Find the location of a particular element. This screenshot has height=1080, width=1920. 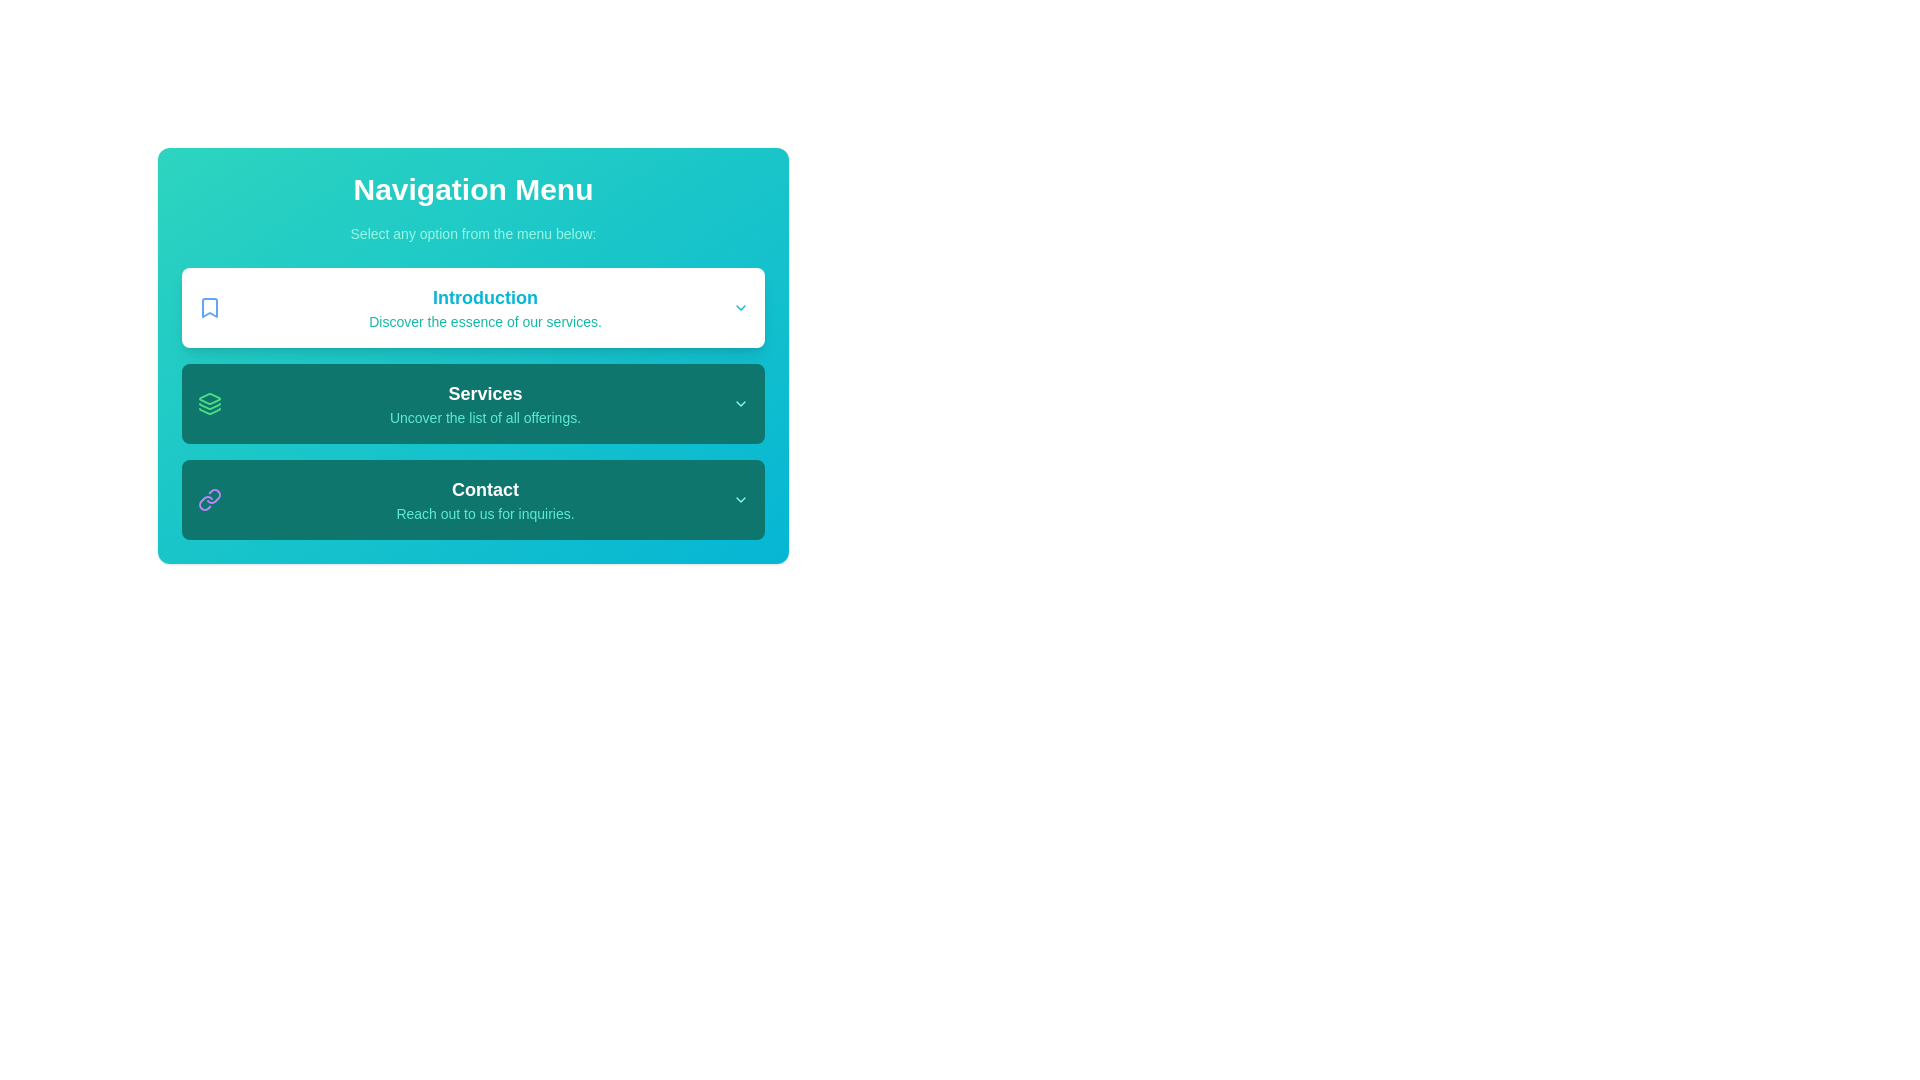

the bottommost layer of the graphical icon element represented by three stacked layers, located under the 'Services' label is located at coordinates (210, 410).